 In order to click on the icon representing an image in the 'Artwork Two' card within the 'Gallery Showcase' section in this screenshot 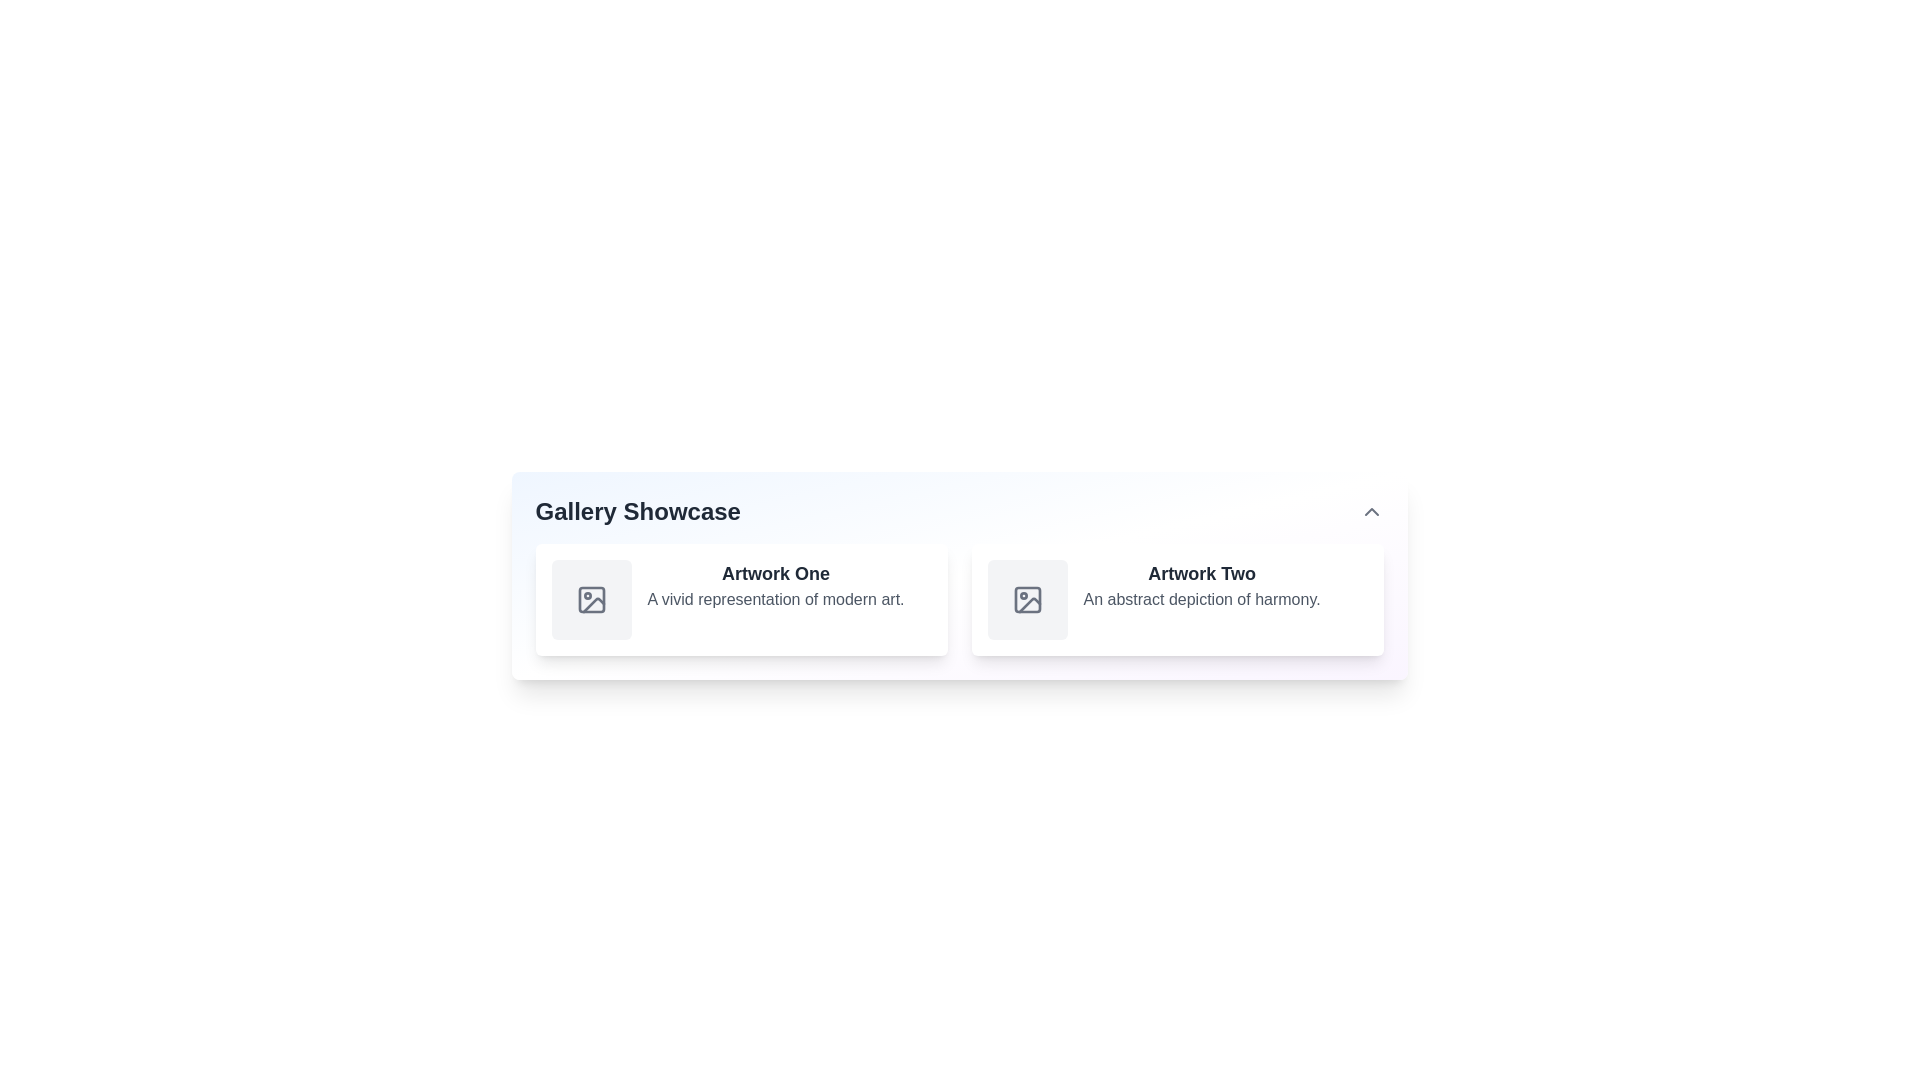, I will do `click(1027, 599)`.